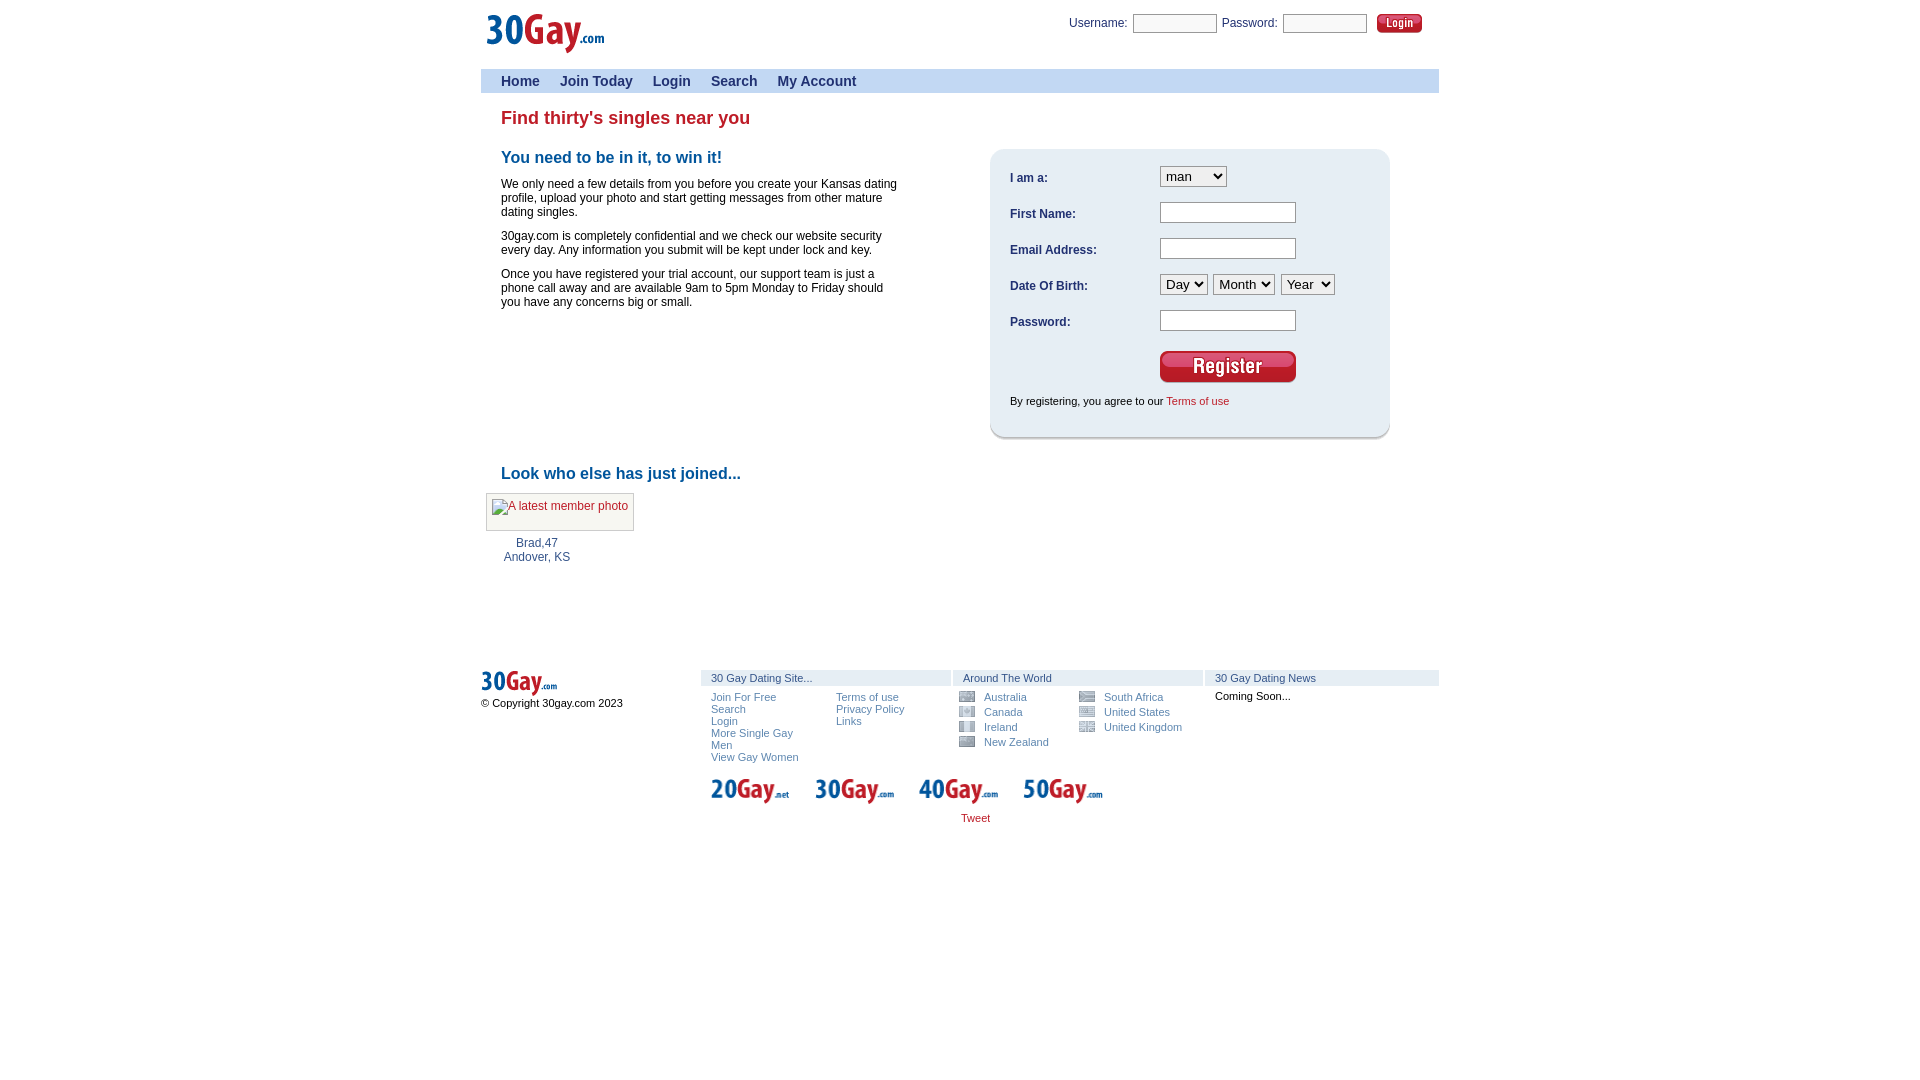 The width and height of the screenshot is (1920, 1080). What do you see at coordinates (975, 817) in the screenshot?
I see `'Tweet'` at bounding box center [975, 817].